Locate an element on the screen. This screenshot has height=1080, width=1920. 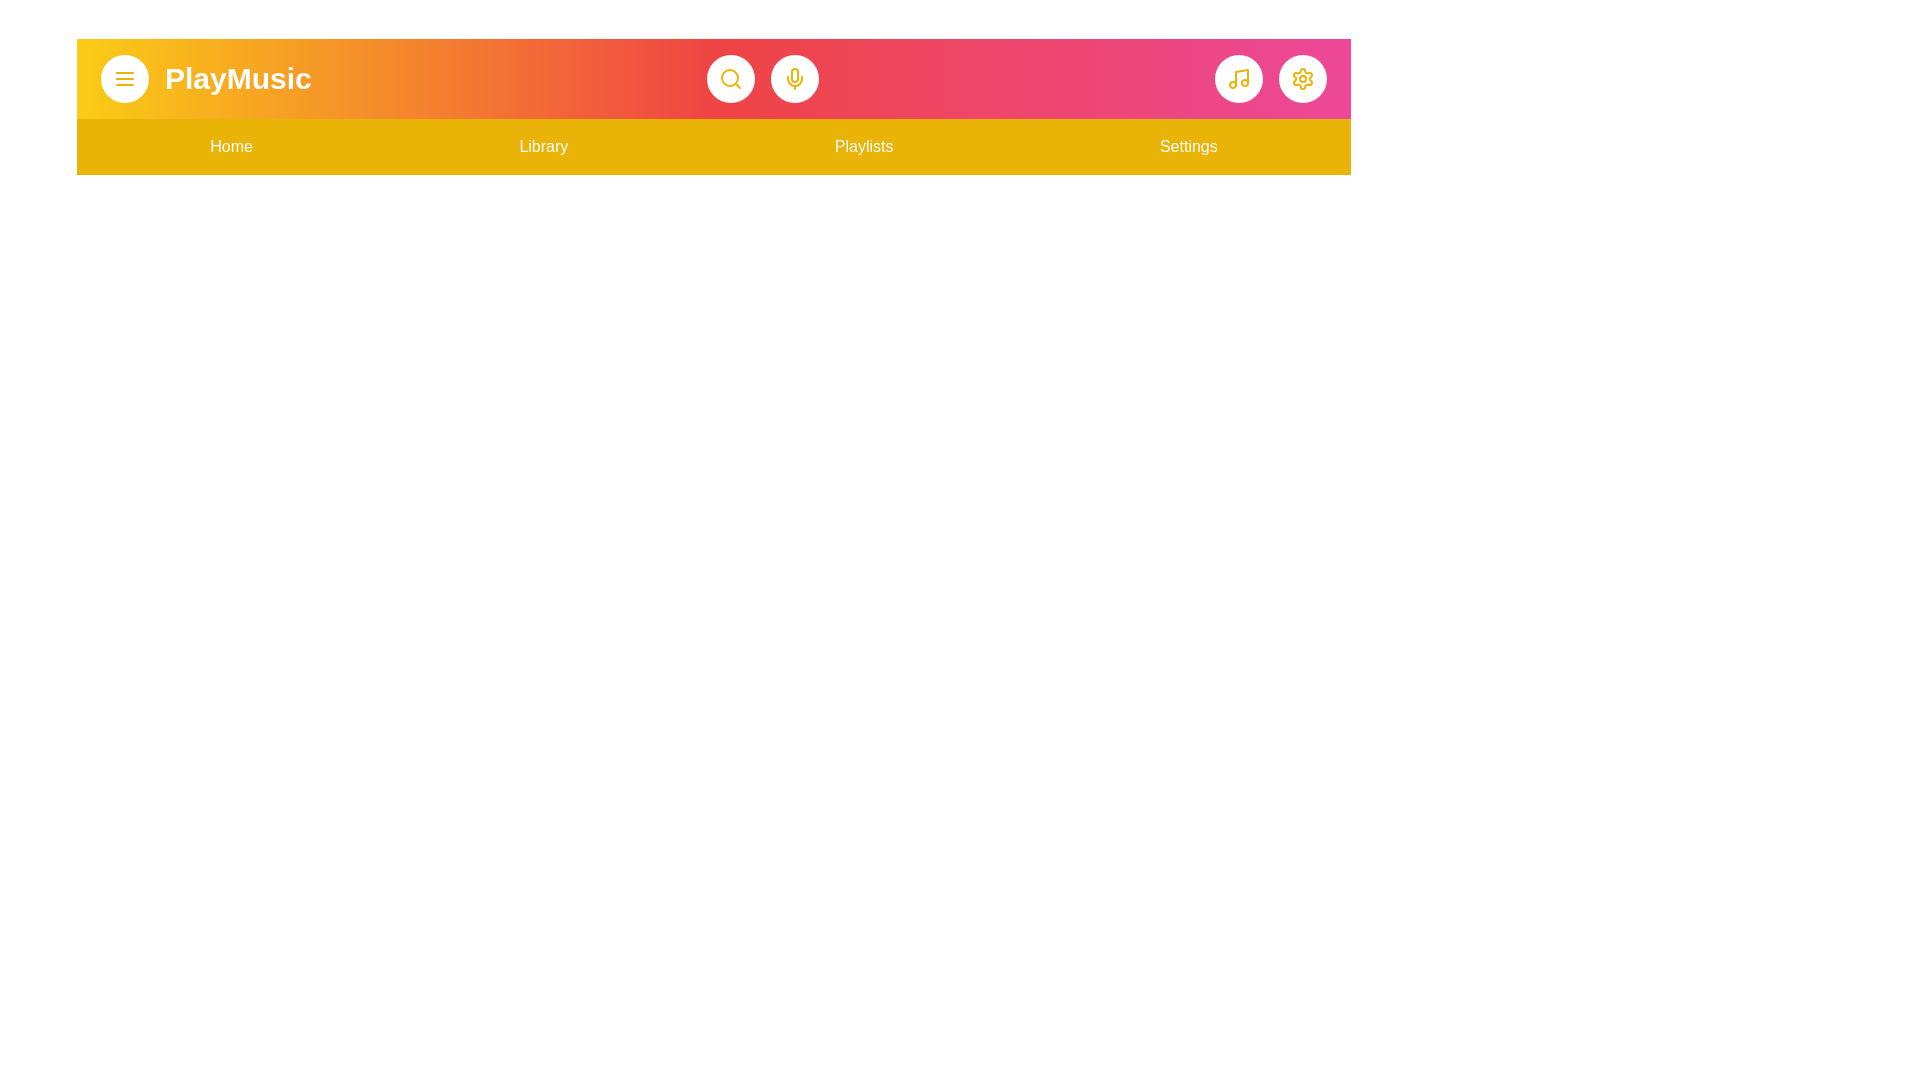
the music button to perform an audio-related action is located at coordinates (1237, 77).